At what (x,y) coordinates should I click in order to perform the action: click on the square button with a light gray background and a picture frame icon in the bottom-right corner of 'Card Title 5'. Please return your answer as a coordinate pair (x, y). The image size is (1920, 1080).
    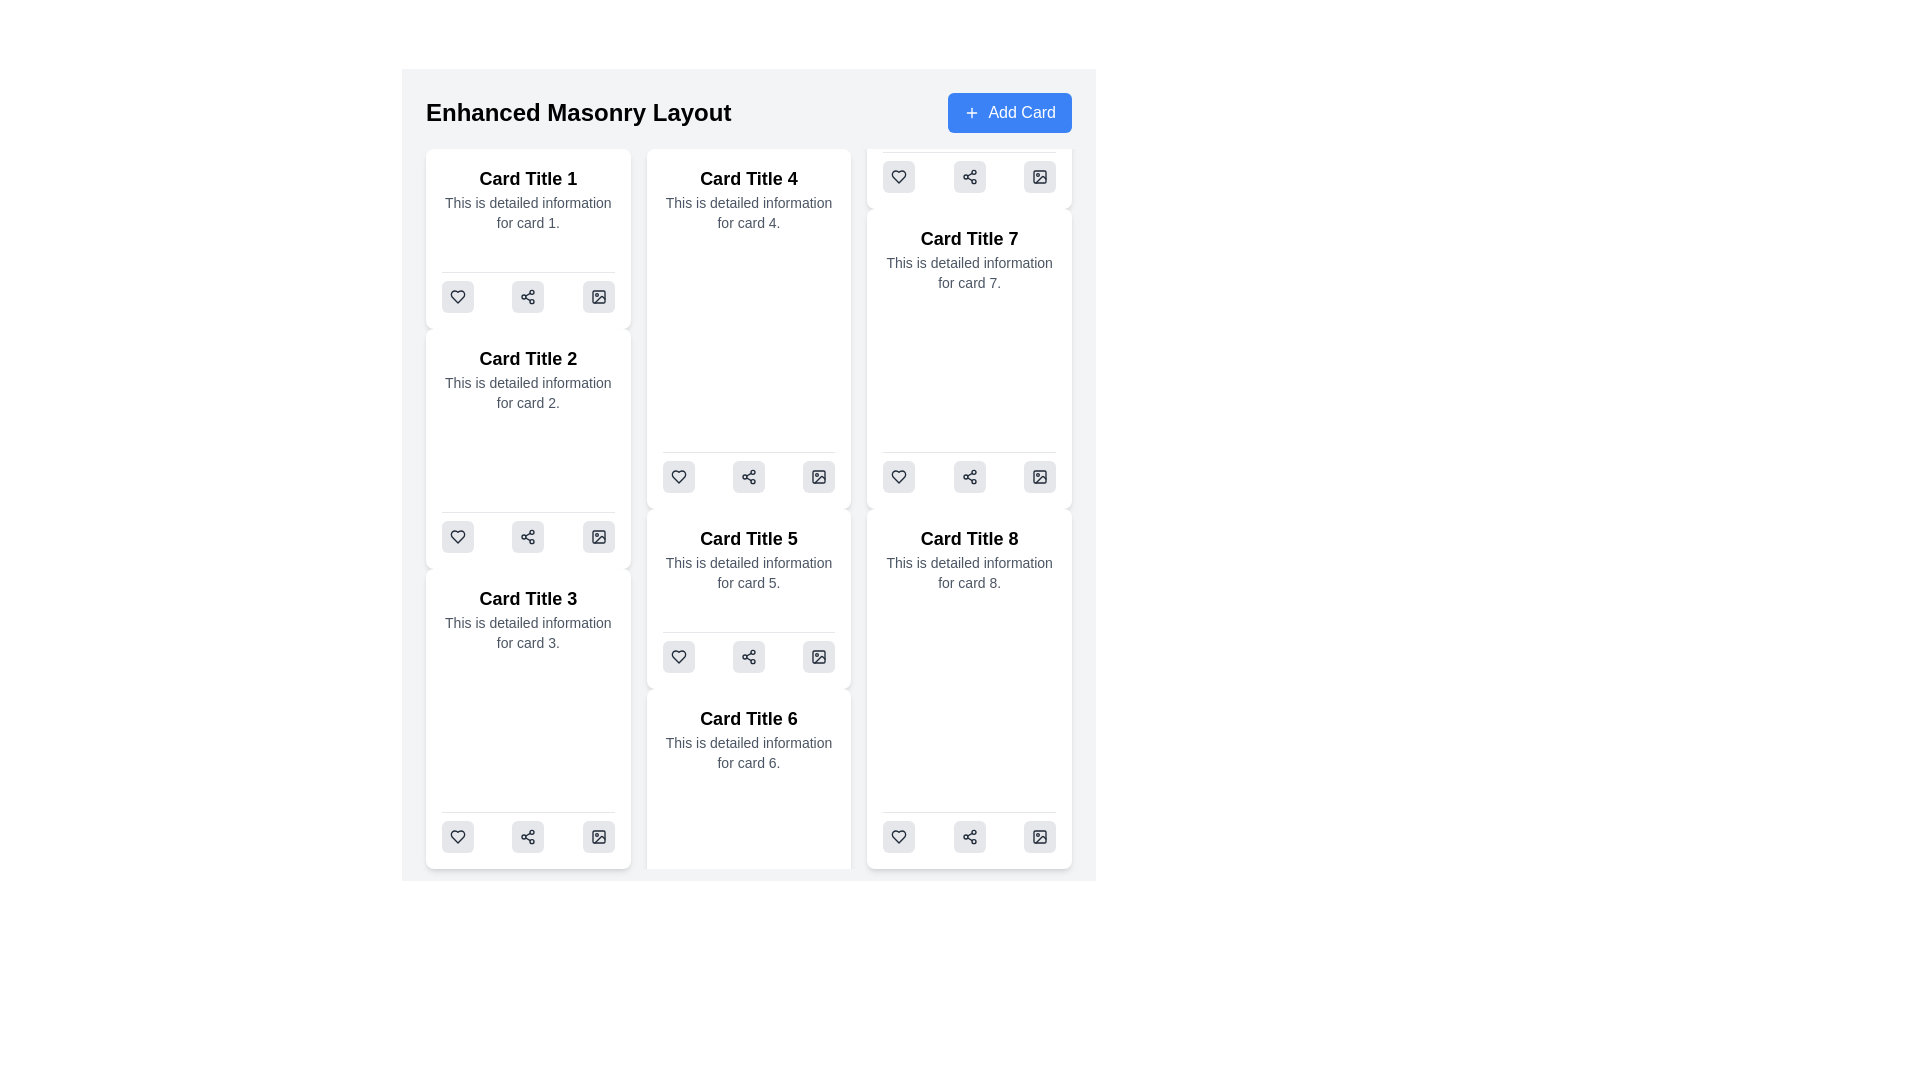
    Looking at the image, I should click on (819, 477).